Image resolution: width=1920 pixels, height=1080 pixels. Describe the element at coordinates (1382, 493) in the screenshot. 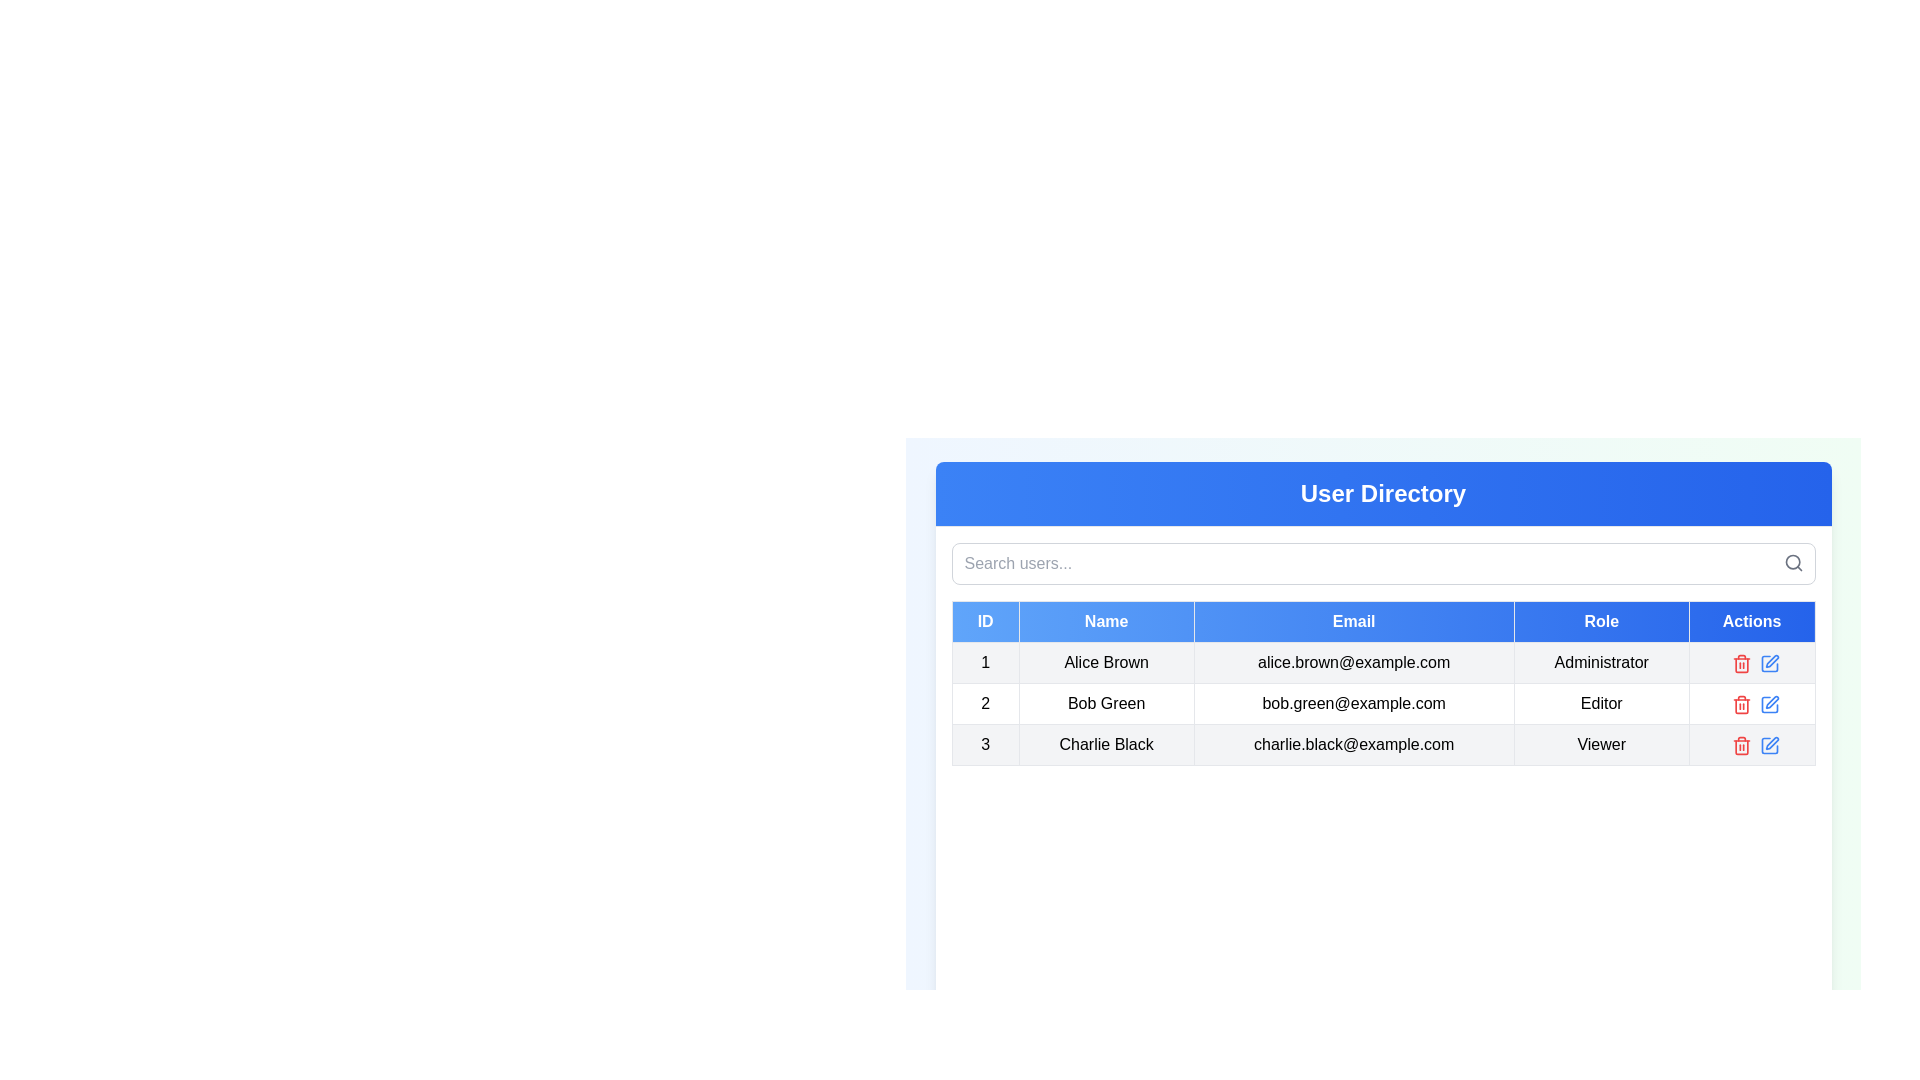

I see `the 'User Directory' header label located in the top header section of the interface` at that location.